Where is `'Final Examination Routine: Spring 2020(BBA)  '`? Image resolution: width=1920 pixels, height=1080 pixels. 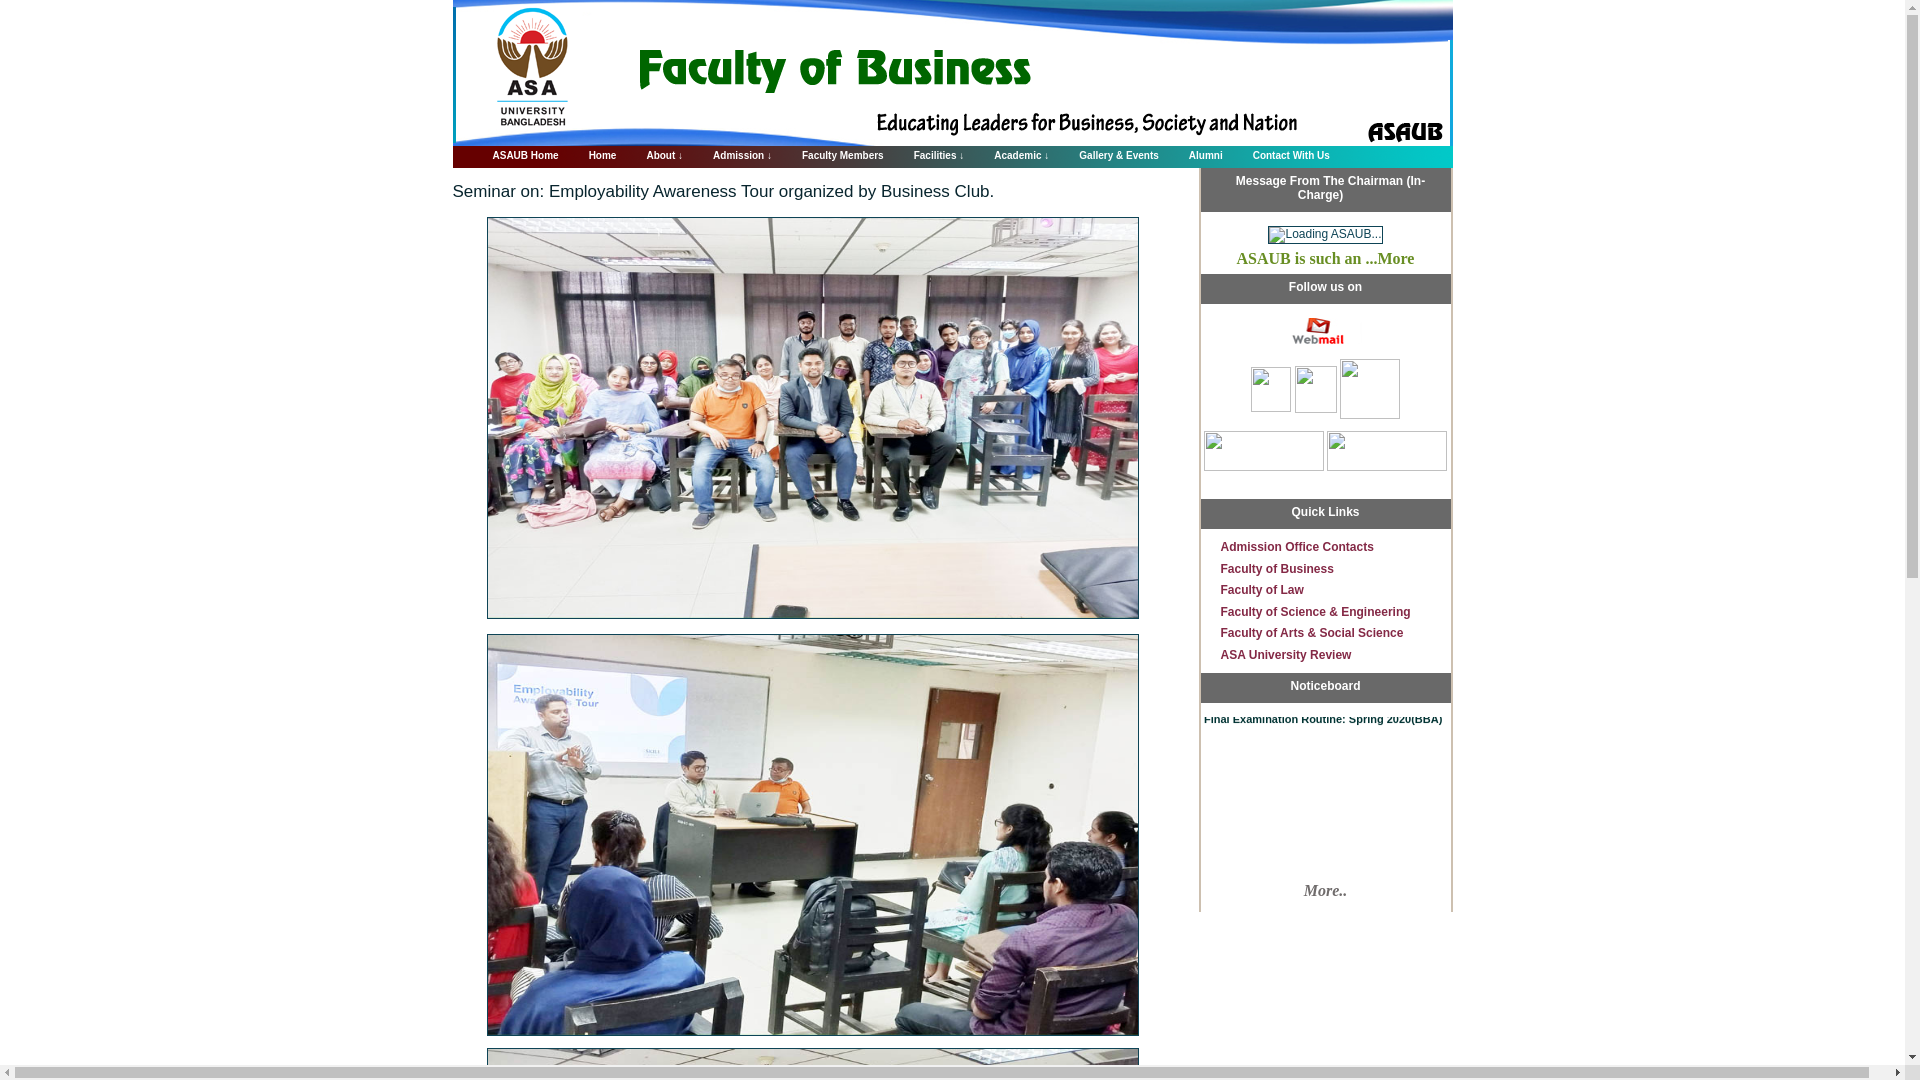 'Final Examination Routine: Spring 2020(BBA)  ' is located at coordinates (1323, 715).